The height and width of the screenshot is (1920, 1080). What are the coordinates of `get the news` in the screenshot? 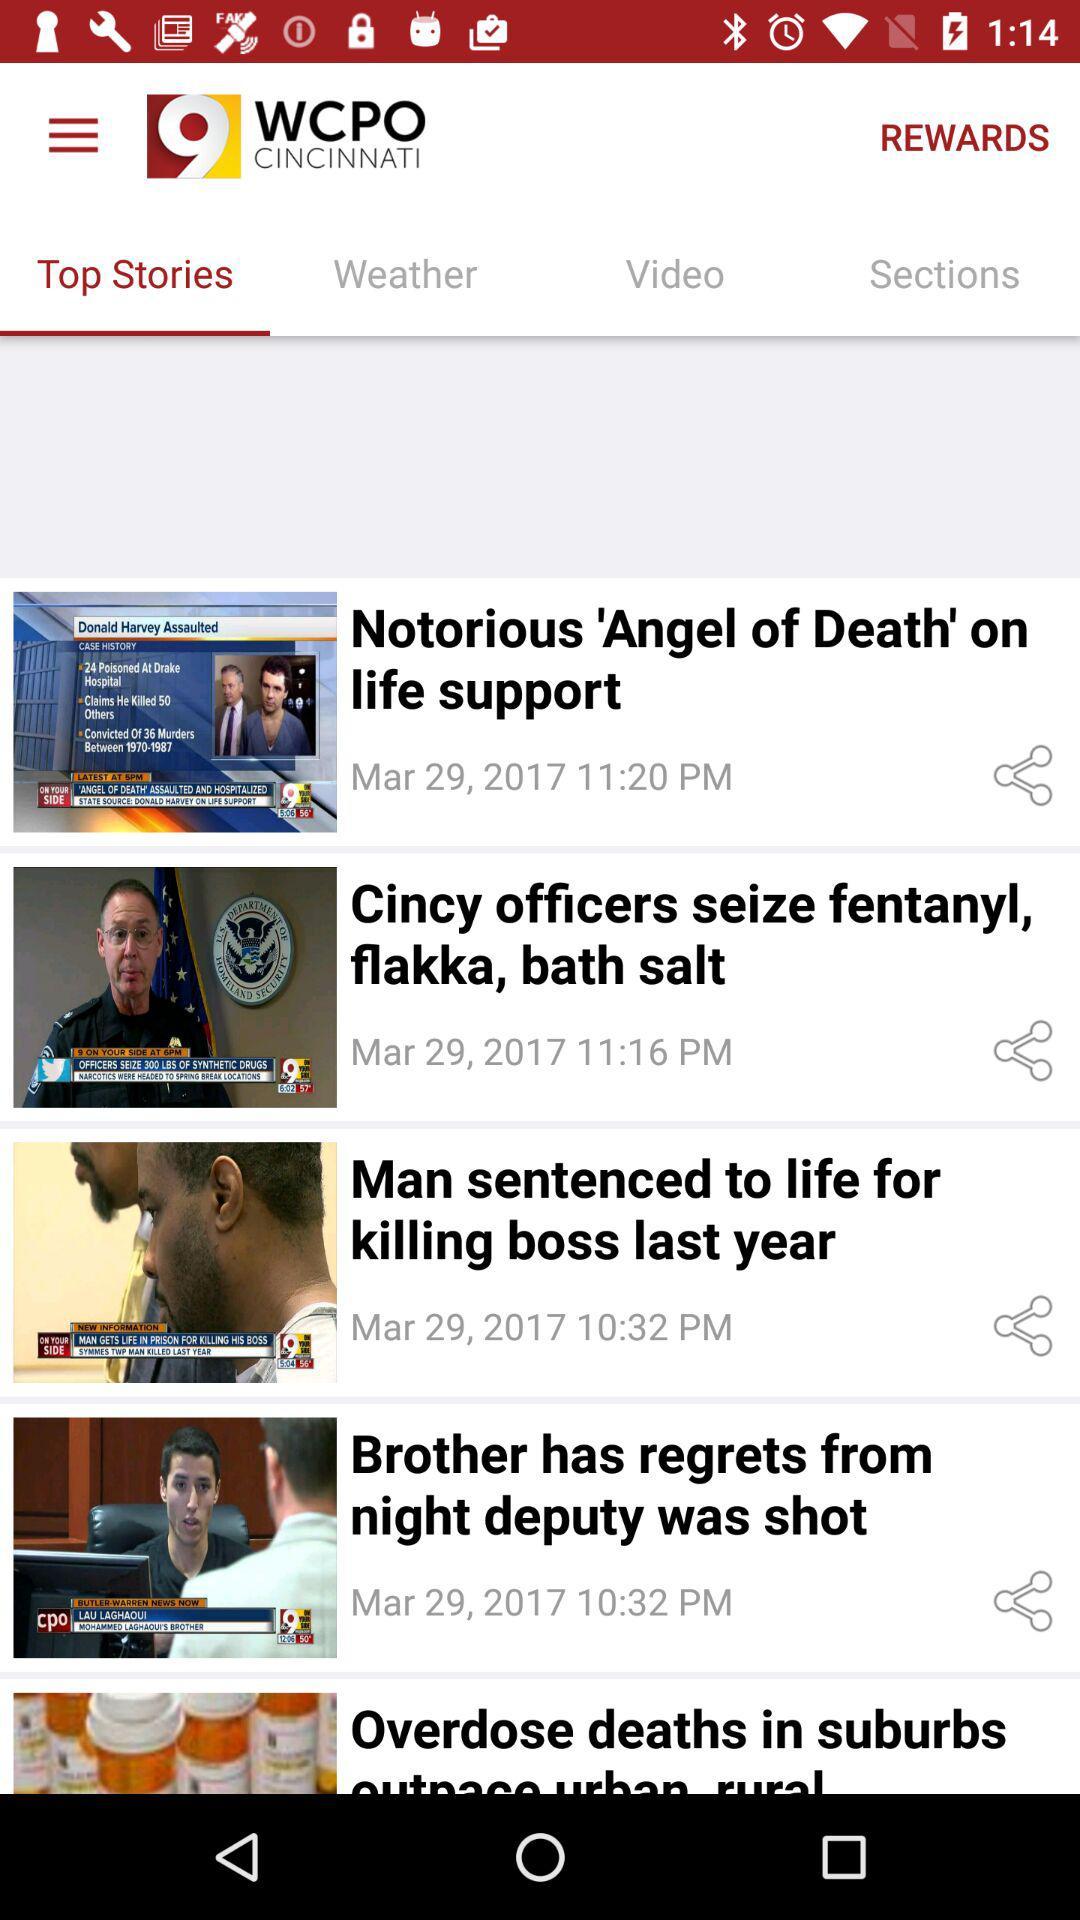 It's located at (174, 712).